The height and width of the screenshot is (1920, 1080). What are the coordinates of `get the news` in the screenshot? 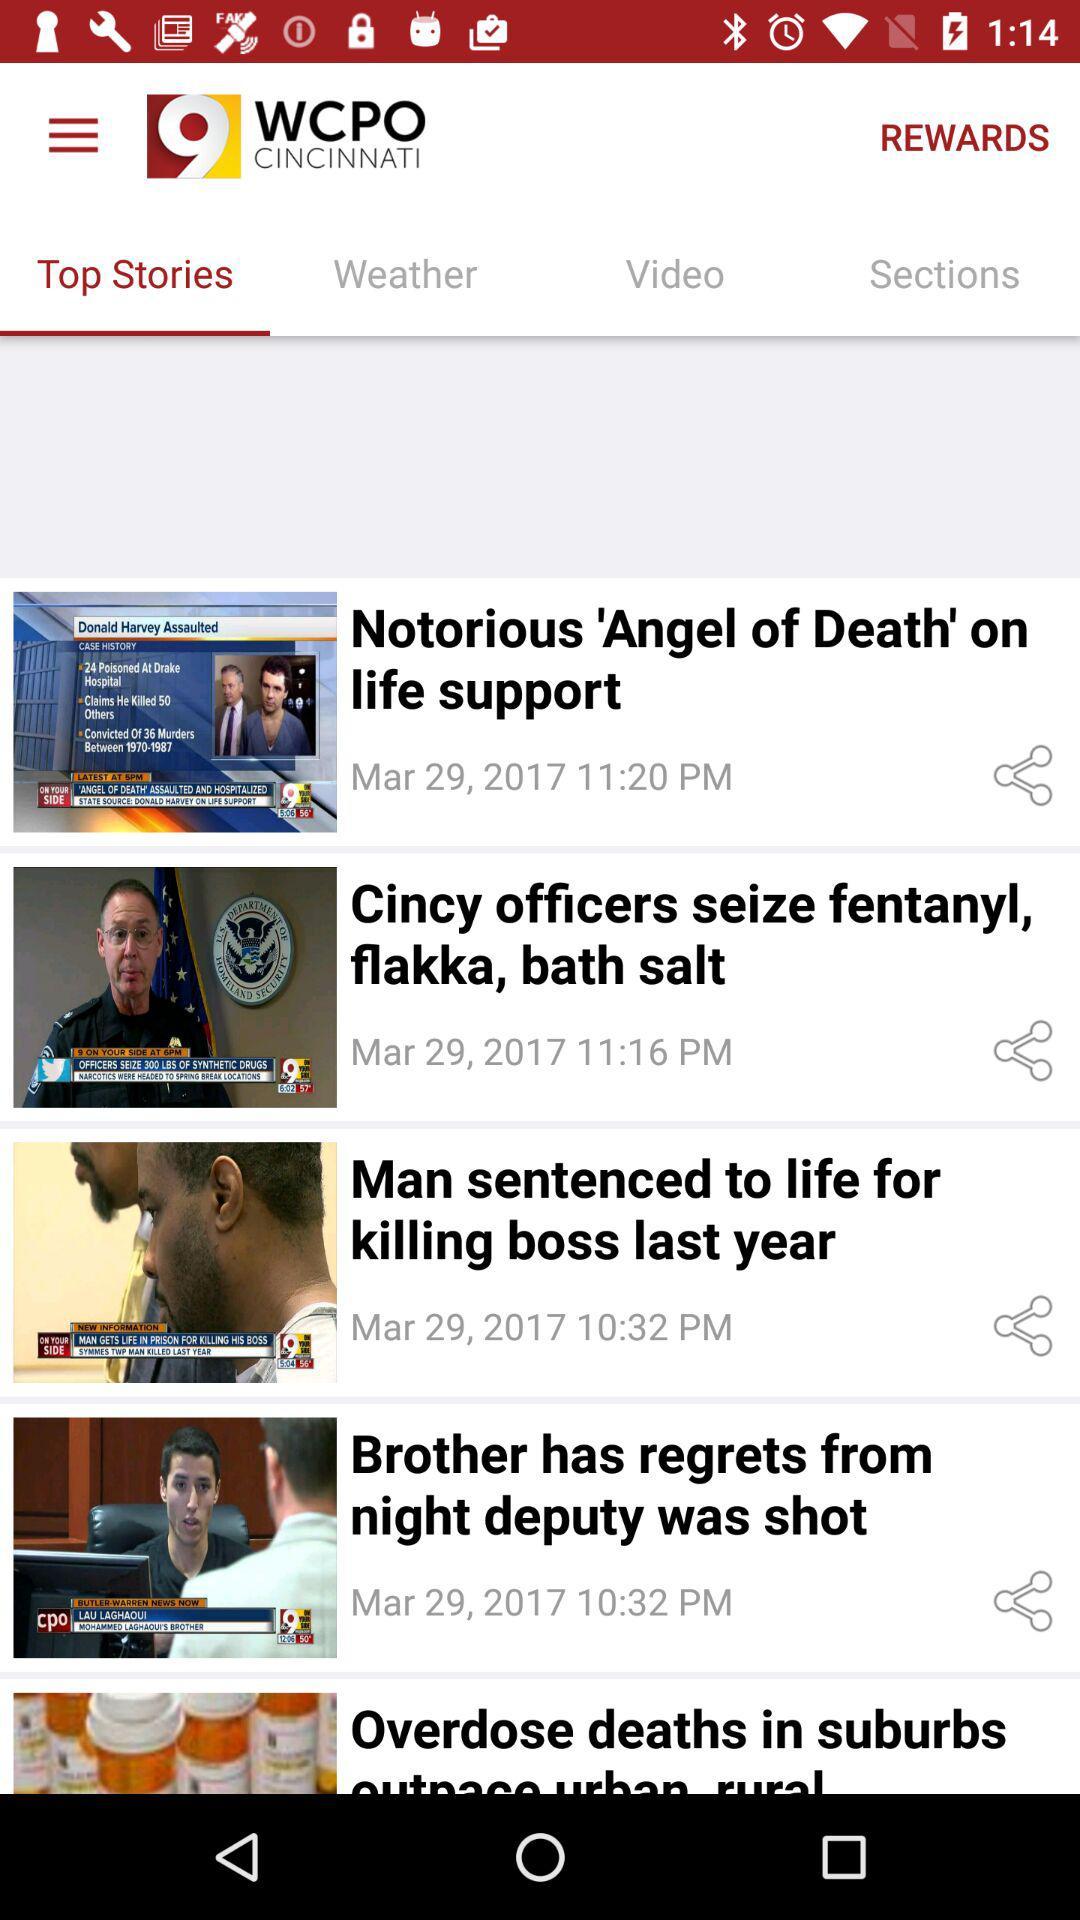 It's located at (174, 712).